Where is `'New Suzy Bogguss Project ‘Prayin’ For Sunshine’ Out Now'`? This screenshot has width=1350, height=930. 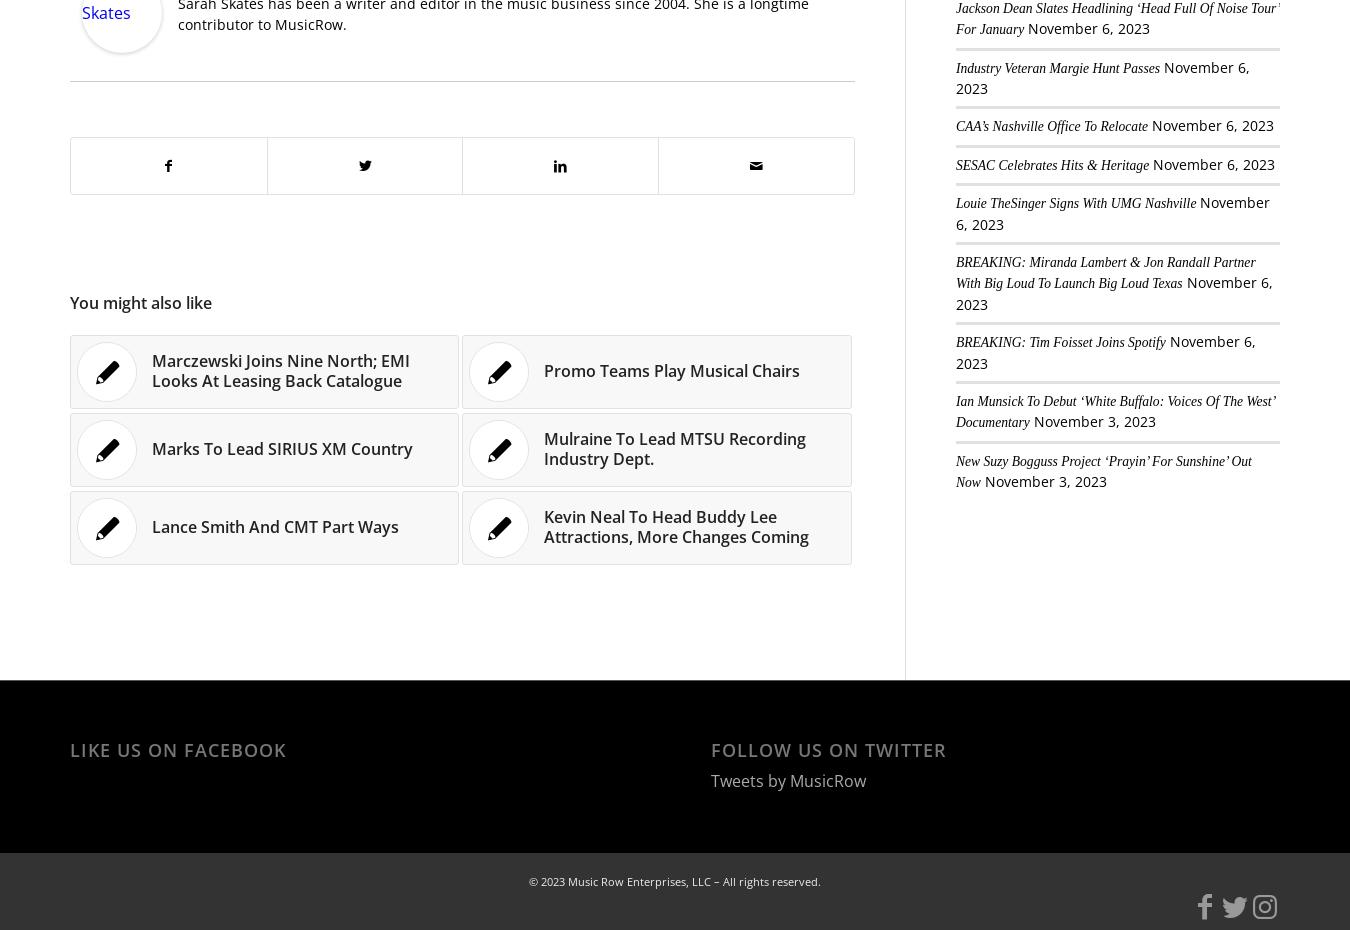
'New Suzy Bogguss Project ‘Prayin’ For Sunshine’ Out Now' is located at coordinates (953, 470).